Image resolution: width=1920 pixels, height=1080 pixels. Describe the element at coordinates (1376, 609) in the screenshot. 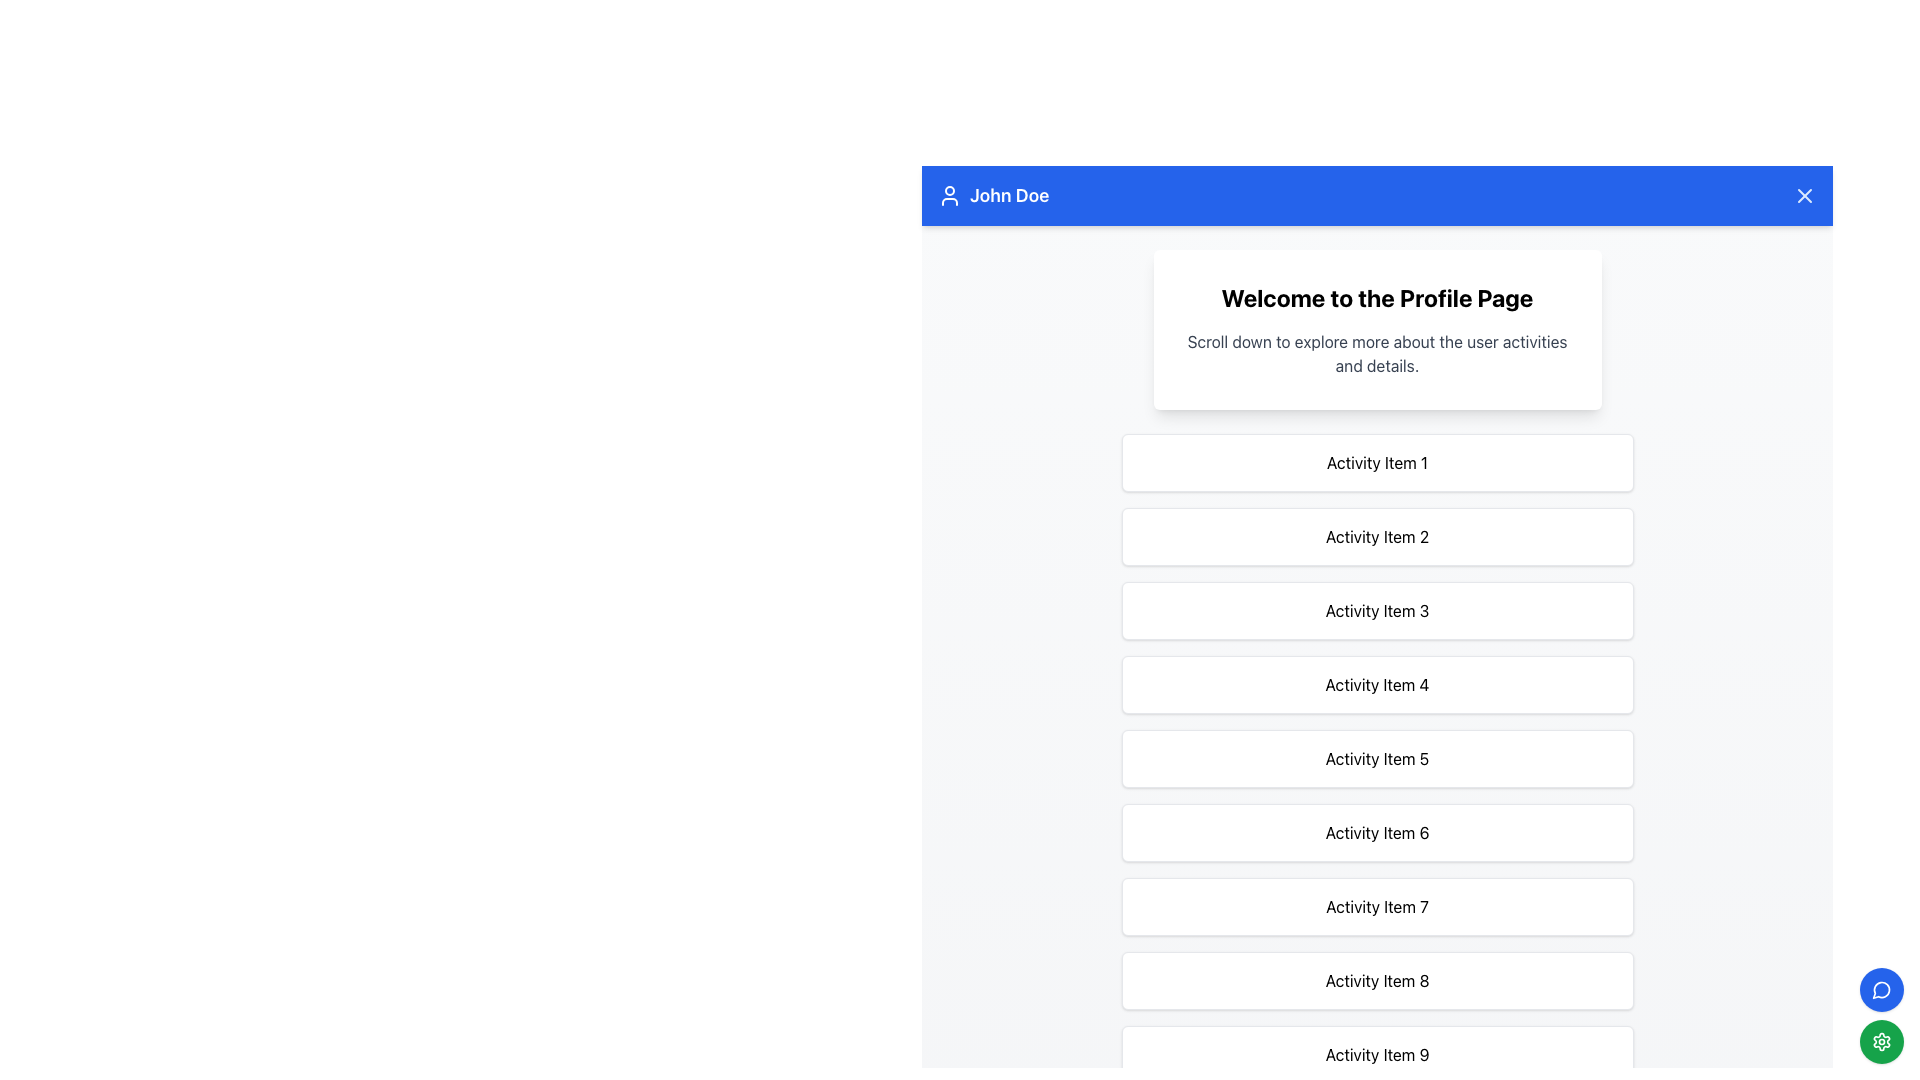

I see `text displayed on the Text Card labeled 'Activity Item 3', which is the third item in a vertical list of similar items` at that location.